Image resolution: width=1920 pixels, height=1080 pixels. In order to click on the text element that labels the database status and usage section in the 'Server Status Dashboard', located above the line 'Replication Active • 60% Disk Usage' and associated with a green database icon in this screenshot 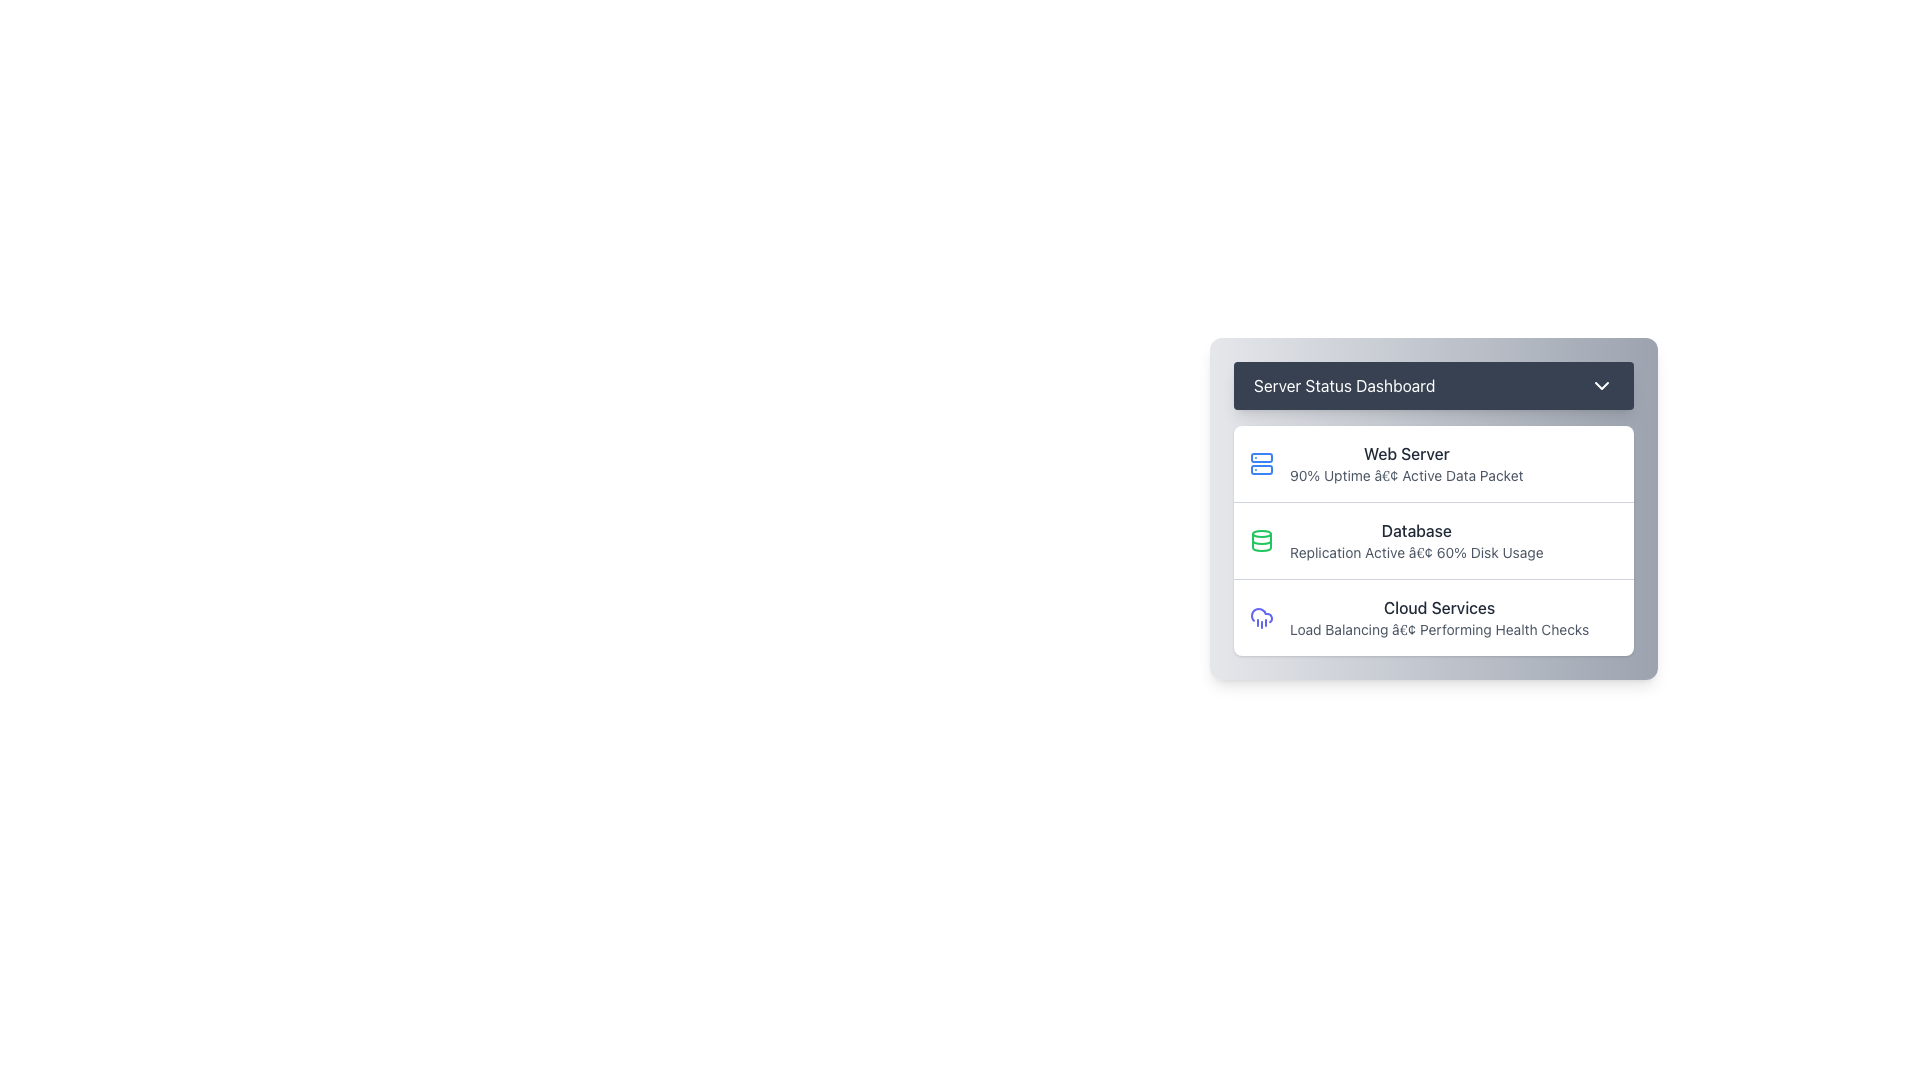, I will do `click(1415, 530)`.